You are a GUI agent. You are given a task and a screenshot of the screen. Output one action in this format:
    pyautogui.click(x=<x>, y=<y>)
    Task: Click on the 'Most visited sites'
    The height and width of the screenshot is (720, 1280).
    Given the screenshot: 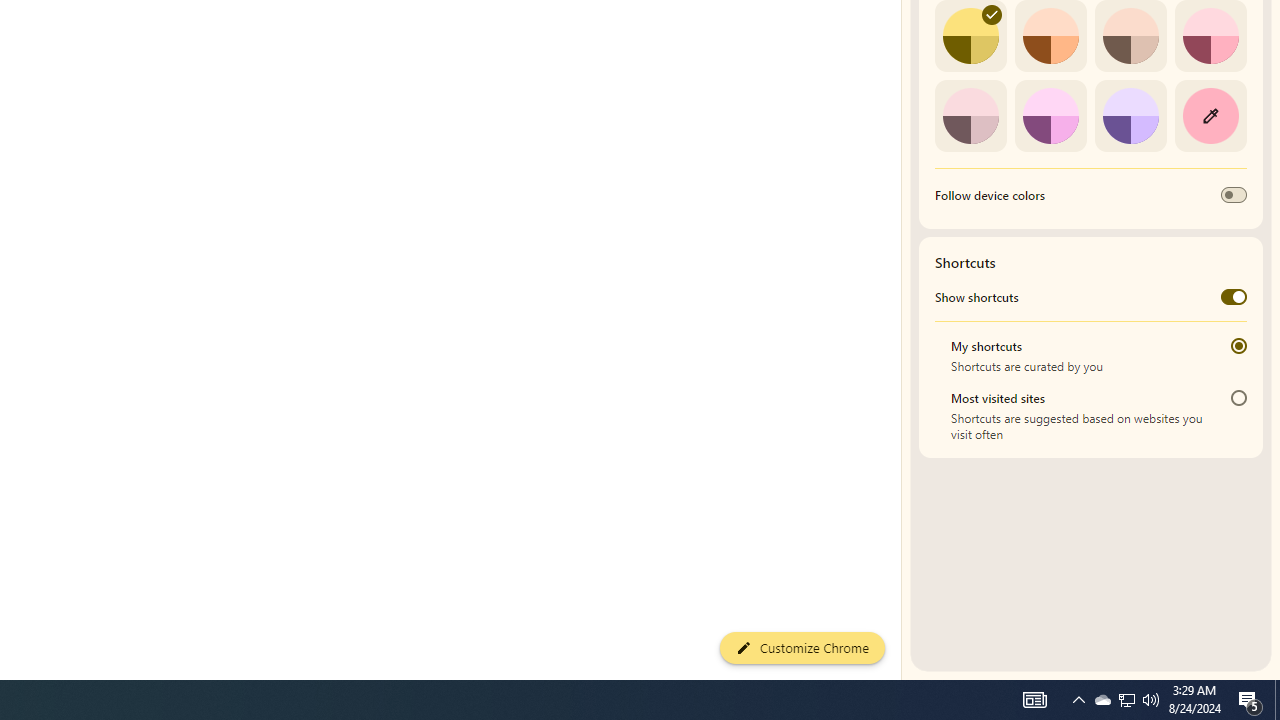 What is the action you would take?
    pyautogui.click(x=1238, y=398)
    